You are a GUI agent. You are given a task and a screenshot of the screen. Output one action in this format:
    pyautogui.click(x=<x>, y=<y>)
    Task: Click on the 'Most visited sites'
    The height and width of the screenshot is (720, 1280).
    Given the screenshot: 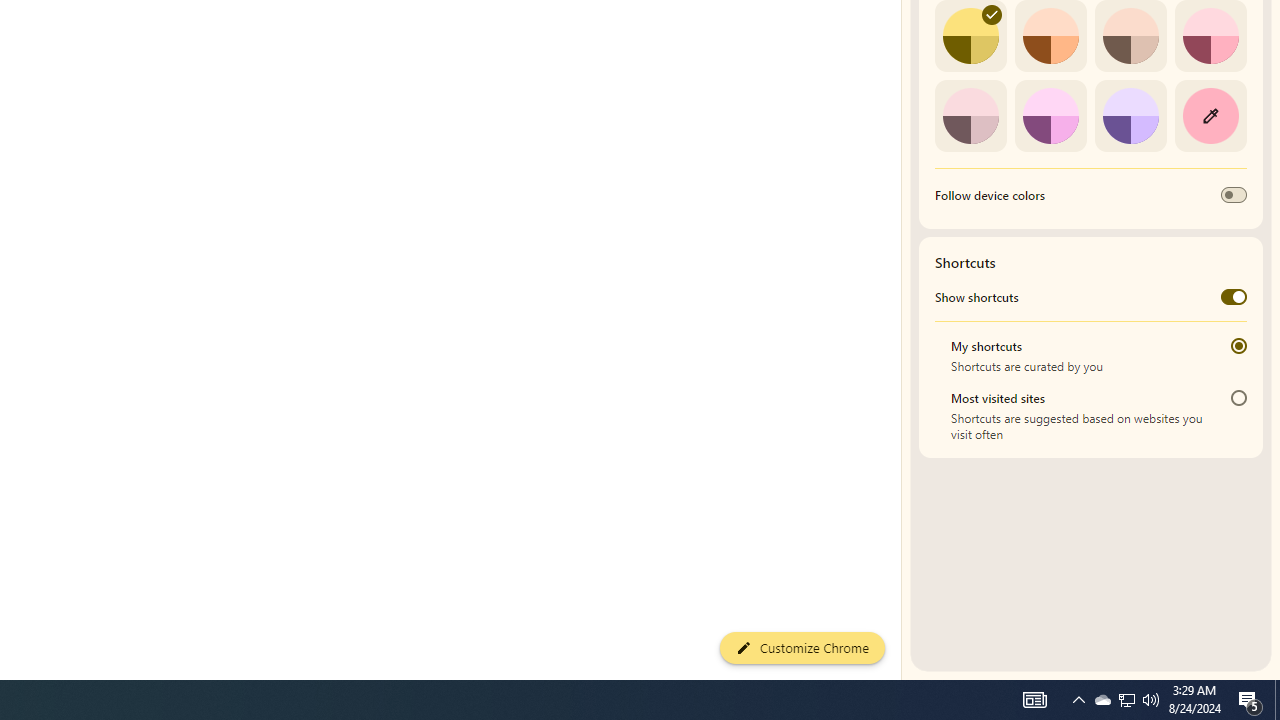 What is the action you would take?
    pyautogui.click(x=1238, y=398)
    